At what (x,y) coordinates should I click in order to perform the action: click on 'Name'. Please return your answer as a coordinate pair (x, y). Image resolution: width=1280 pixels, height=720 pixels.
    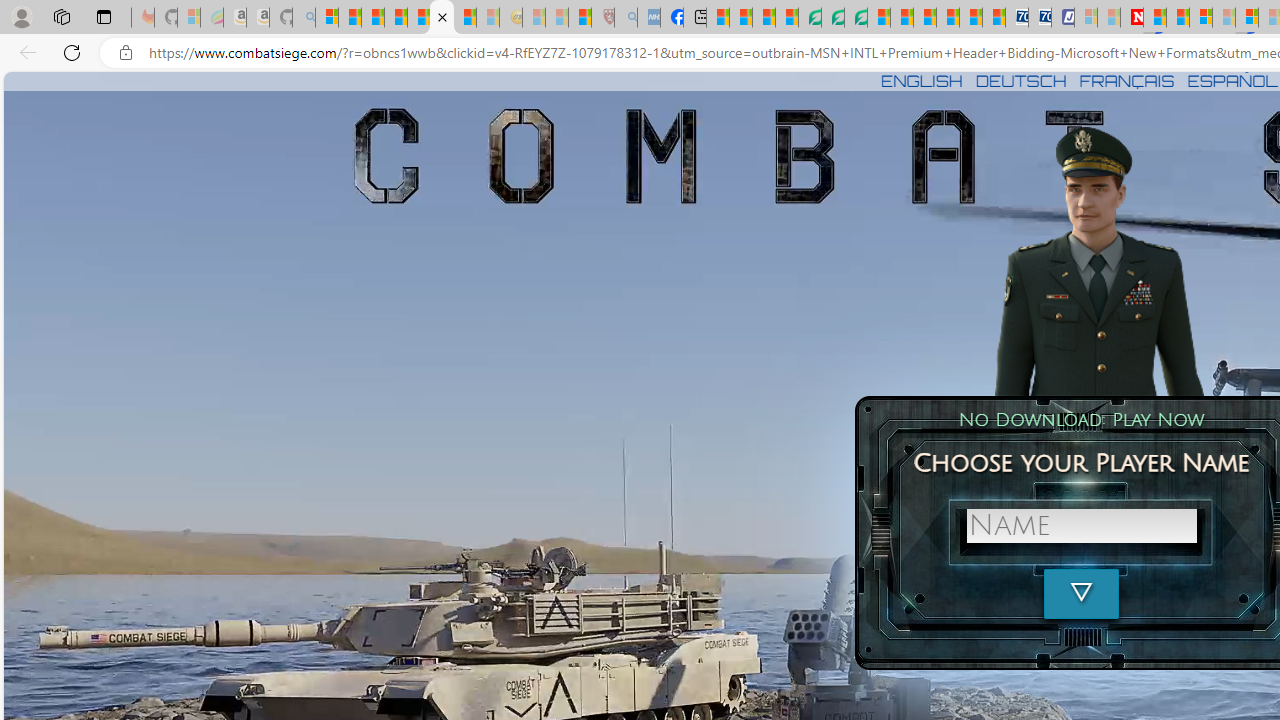
    Looking at the image, I should click on (1080, 524).